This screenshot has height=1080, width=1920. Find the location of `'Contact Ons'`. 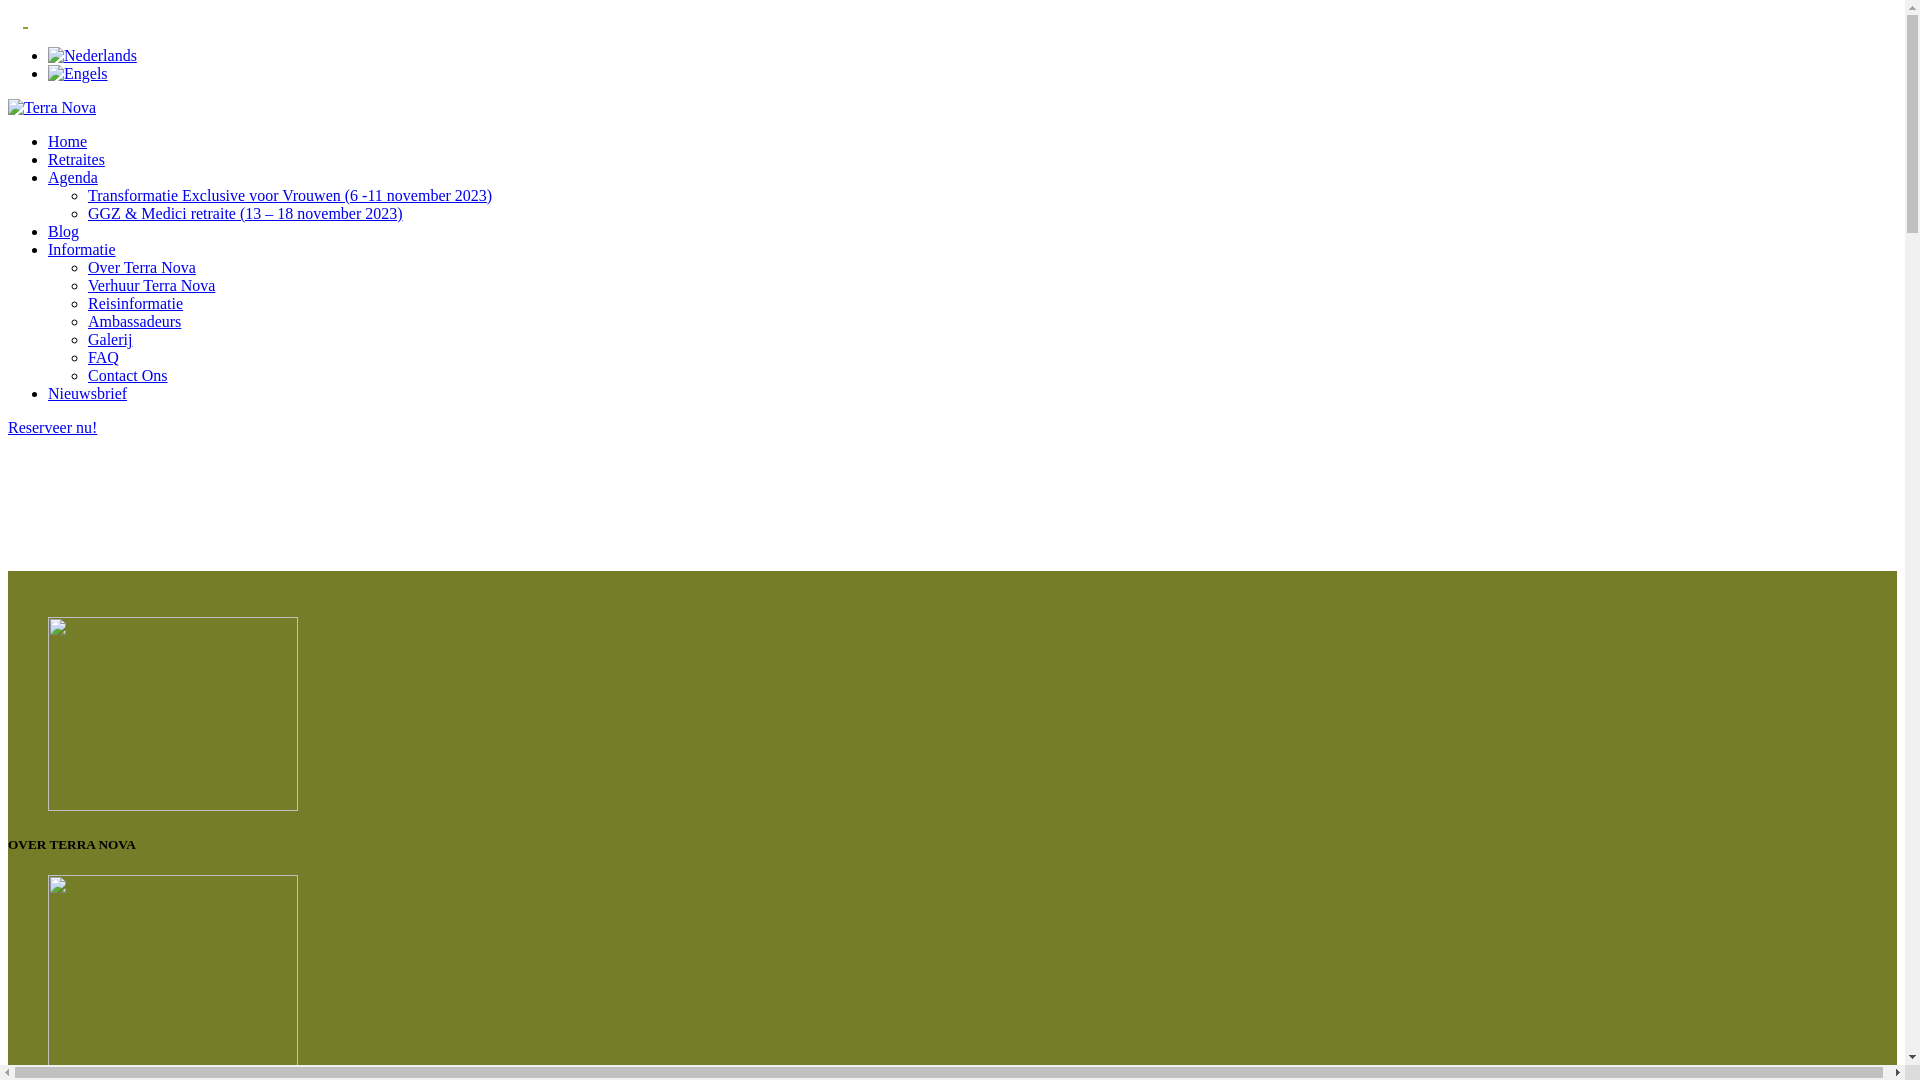

'Contact Ons' is located at coordinates (127, 375).